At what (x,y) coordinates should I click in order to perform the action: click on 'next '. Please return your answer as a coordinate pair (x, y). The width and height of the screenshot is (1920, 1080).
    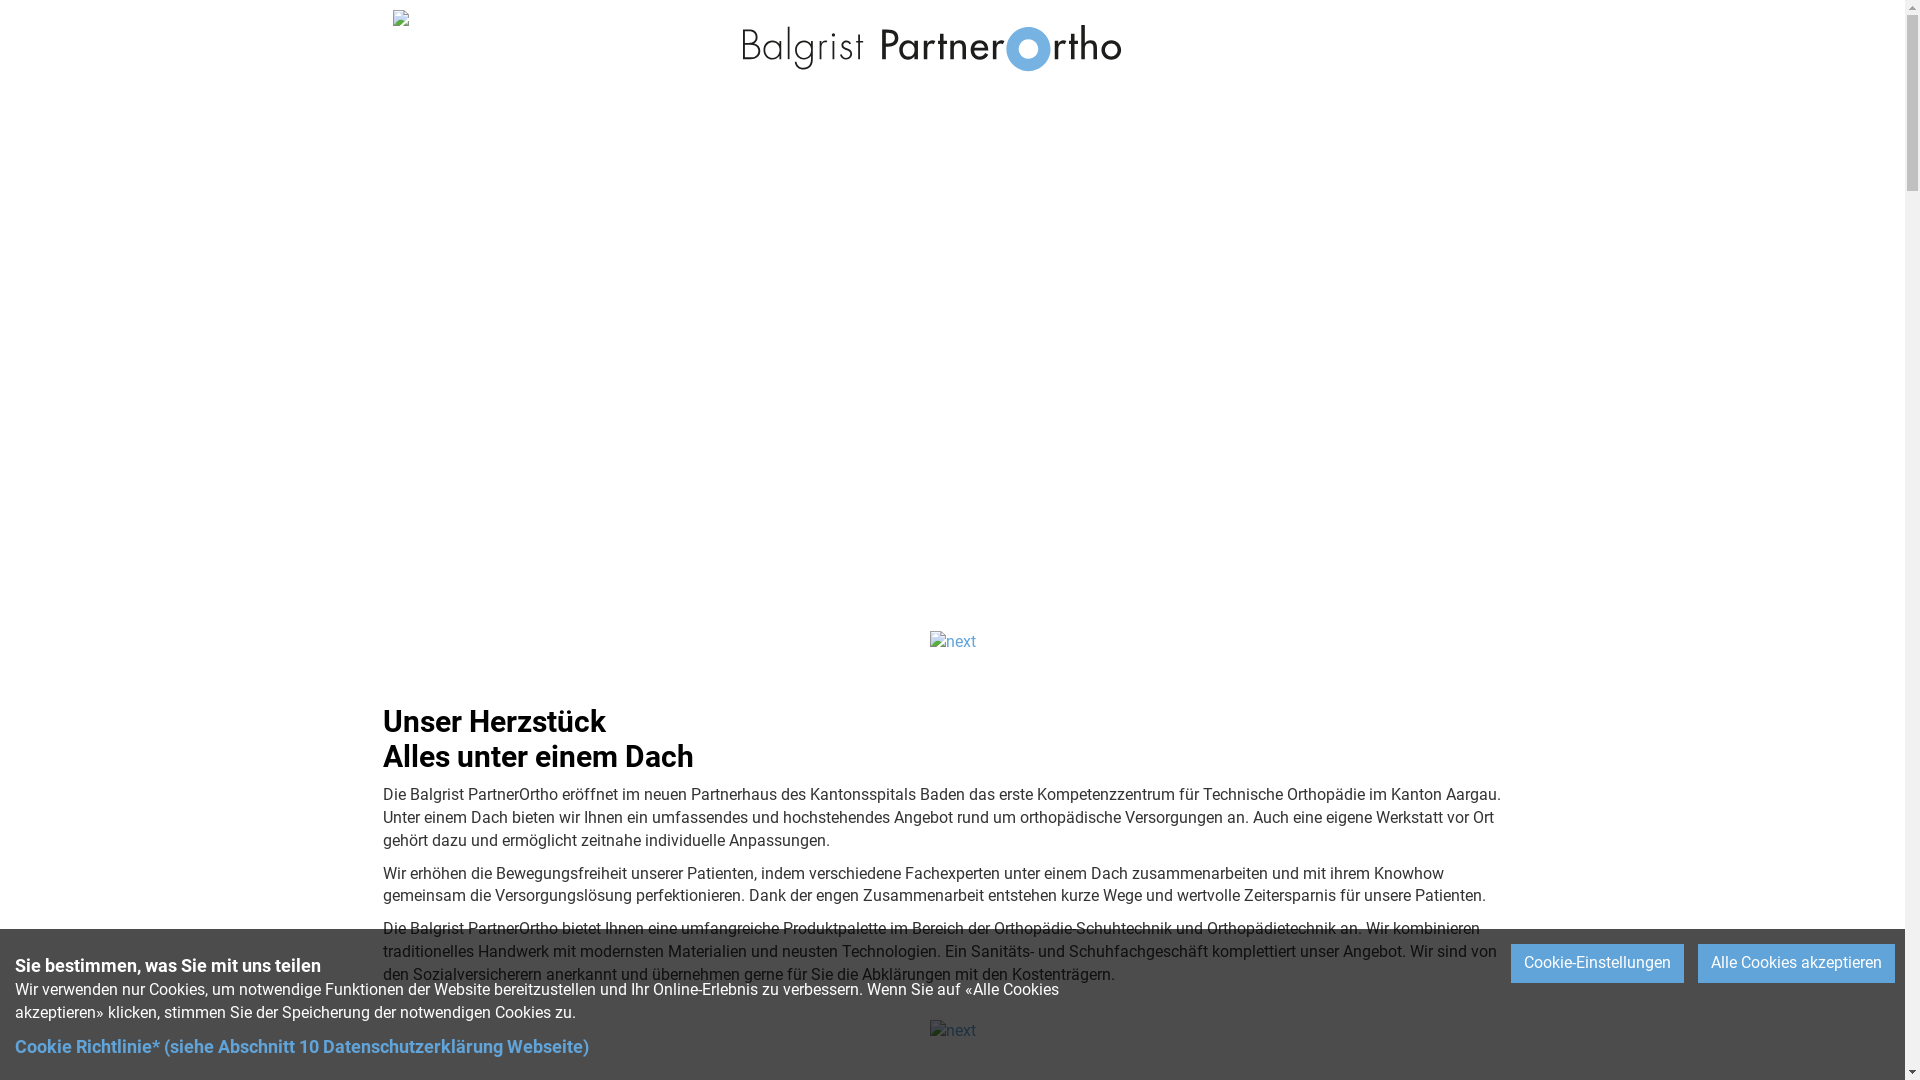
    Looking at the image, I should click on (952, 1031).